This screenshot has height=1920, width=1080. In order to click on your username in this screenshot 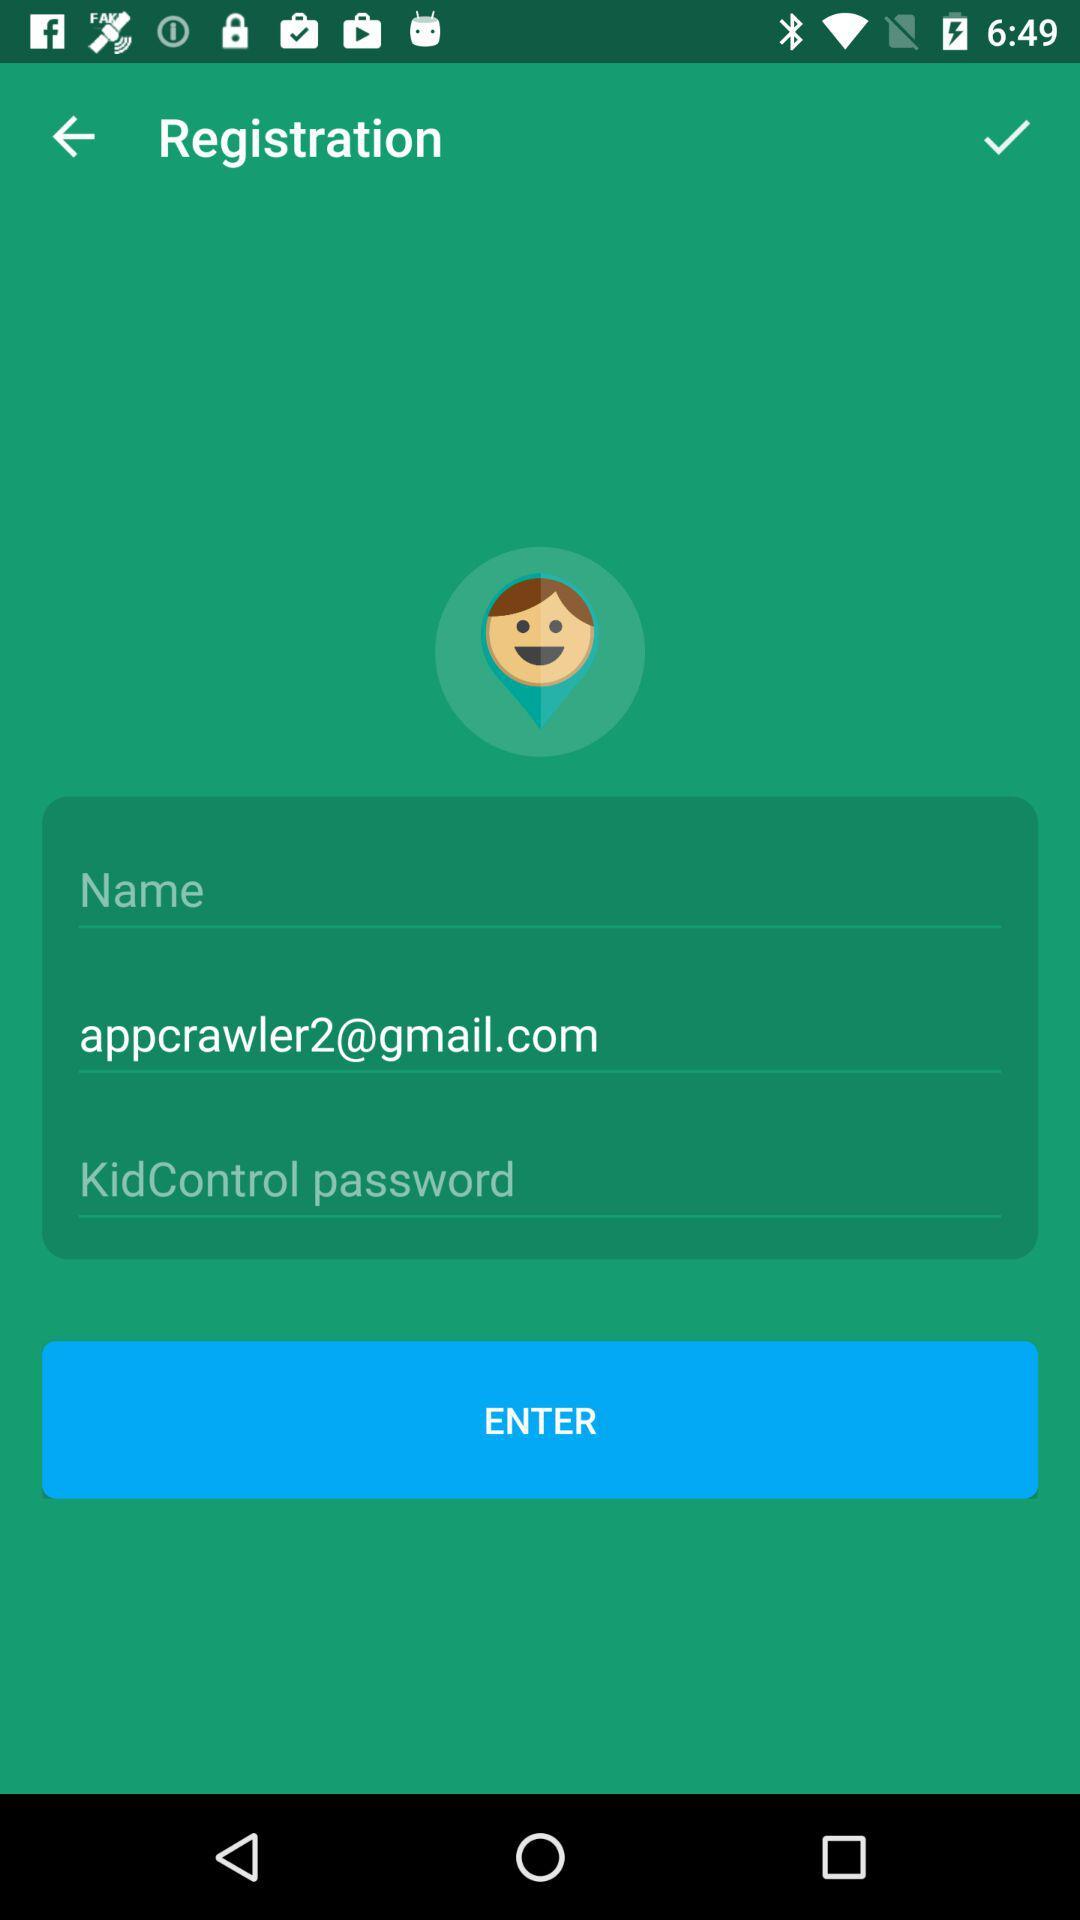, I will do `click(540, 888)`.